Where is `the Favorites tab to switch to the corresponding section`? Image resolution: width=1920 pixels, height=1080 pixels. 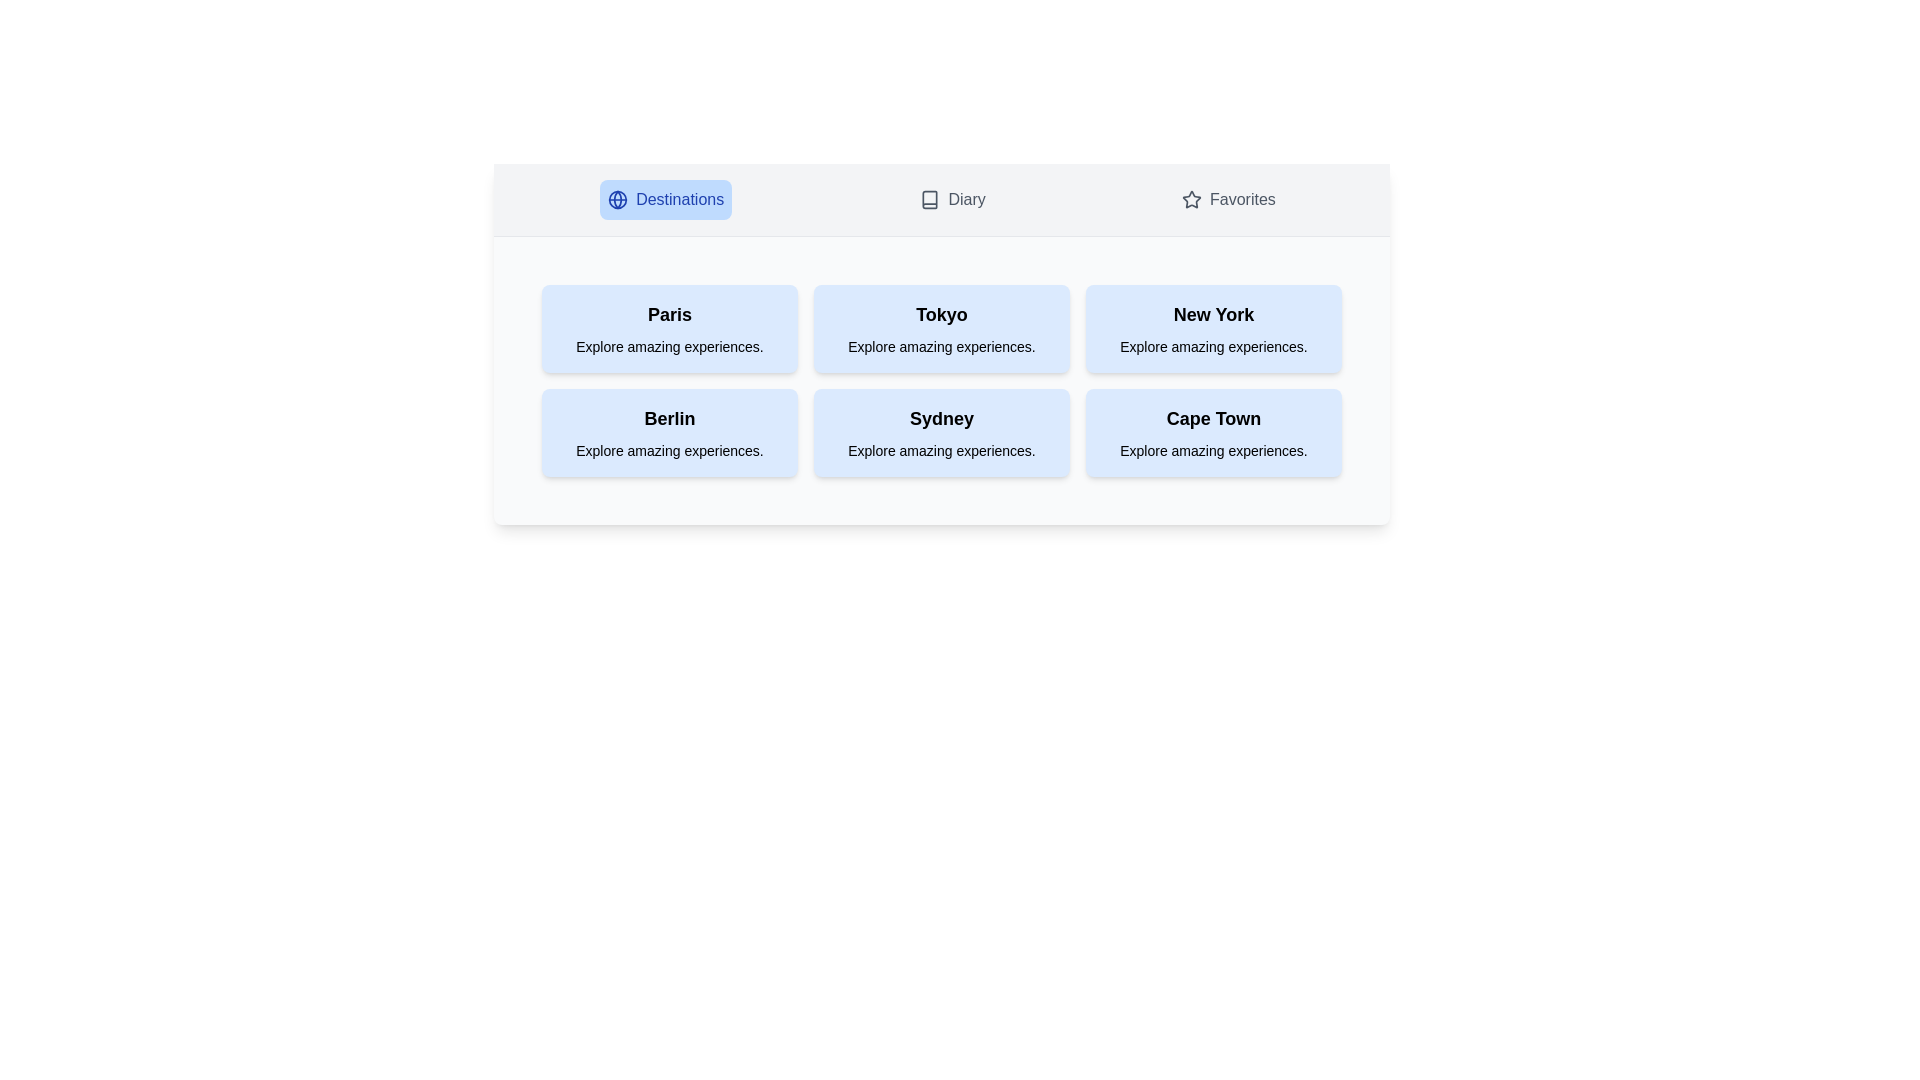 the Favorites tab to switch to the corresponding section is located at coordinates (1227, 200).